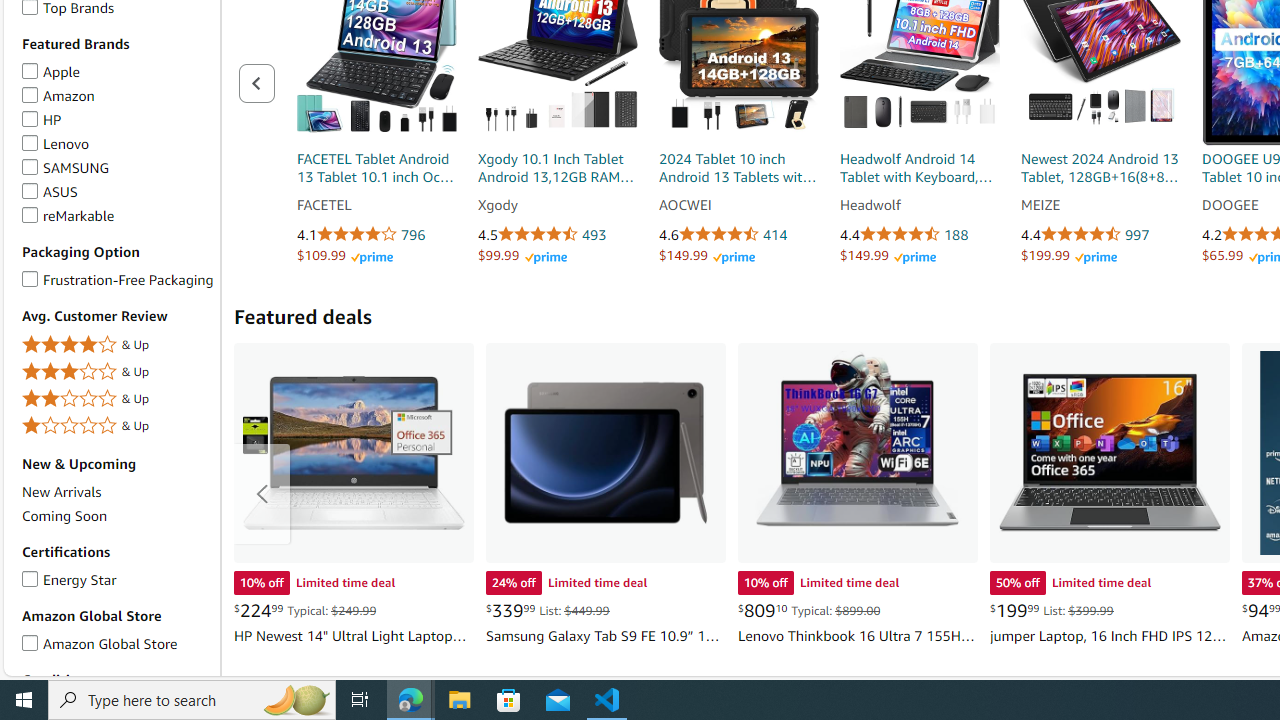 The height and width of the screenshot is (720, 1280). What do you see at coordinates (41, 119) in the screenshot?
I see `'HP HP'` at bounding box center [41, 119].